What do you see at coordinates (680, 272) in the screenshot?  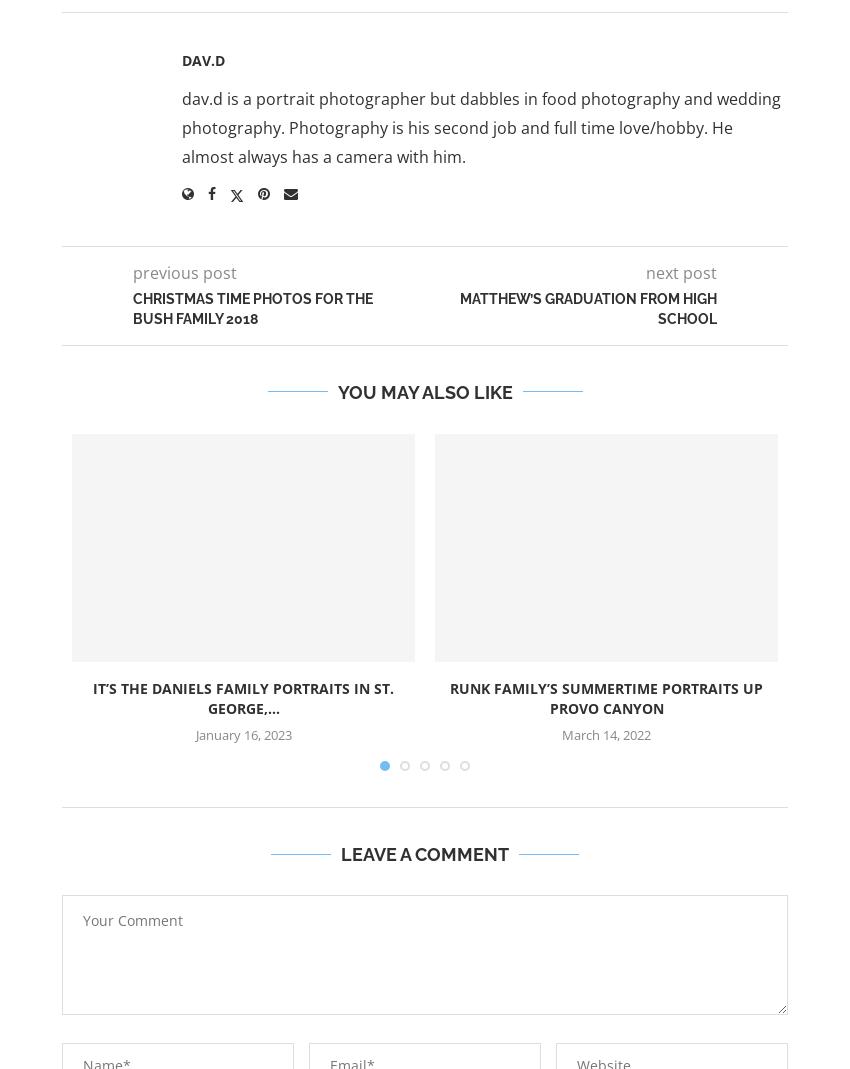 I see `'next post'` at bounding box center [680, 272].